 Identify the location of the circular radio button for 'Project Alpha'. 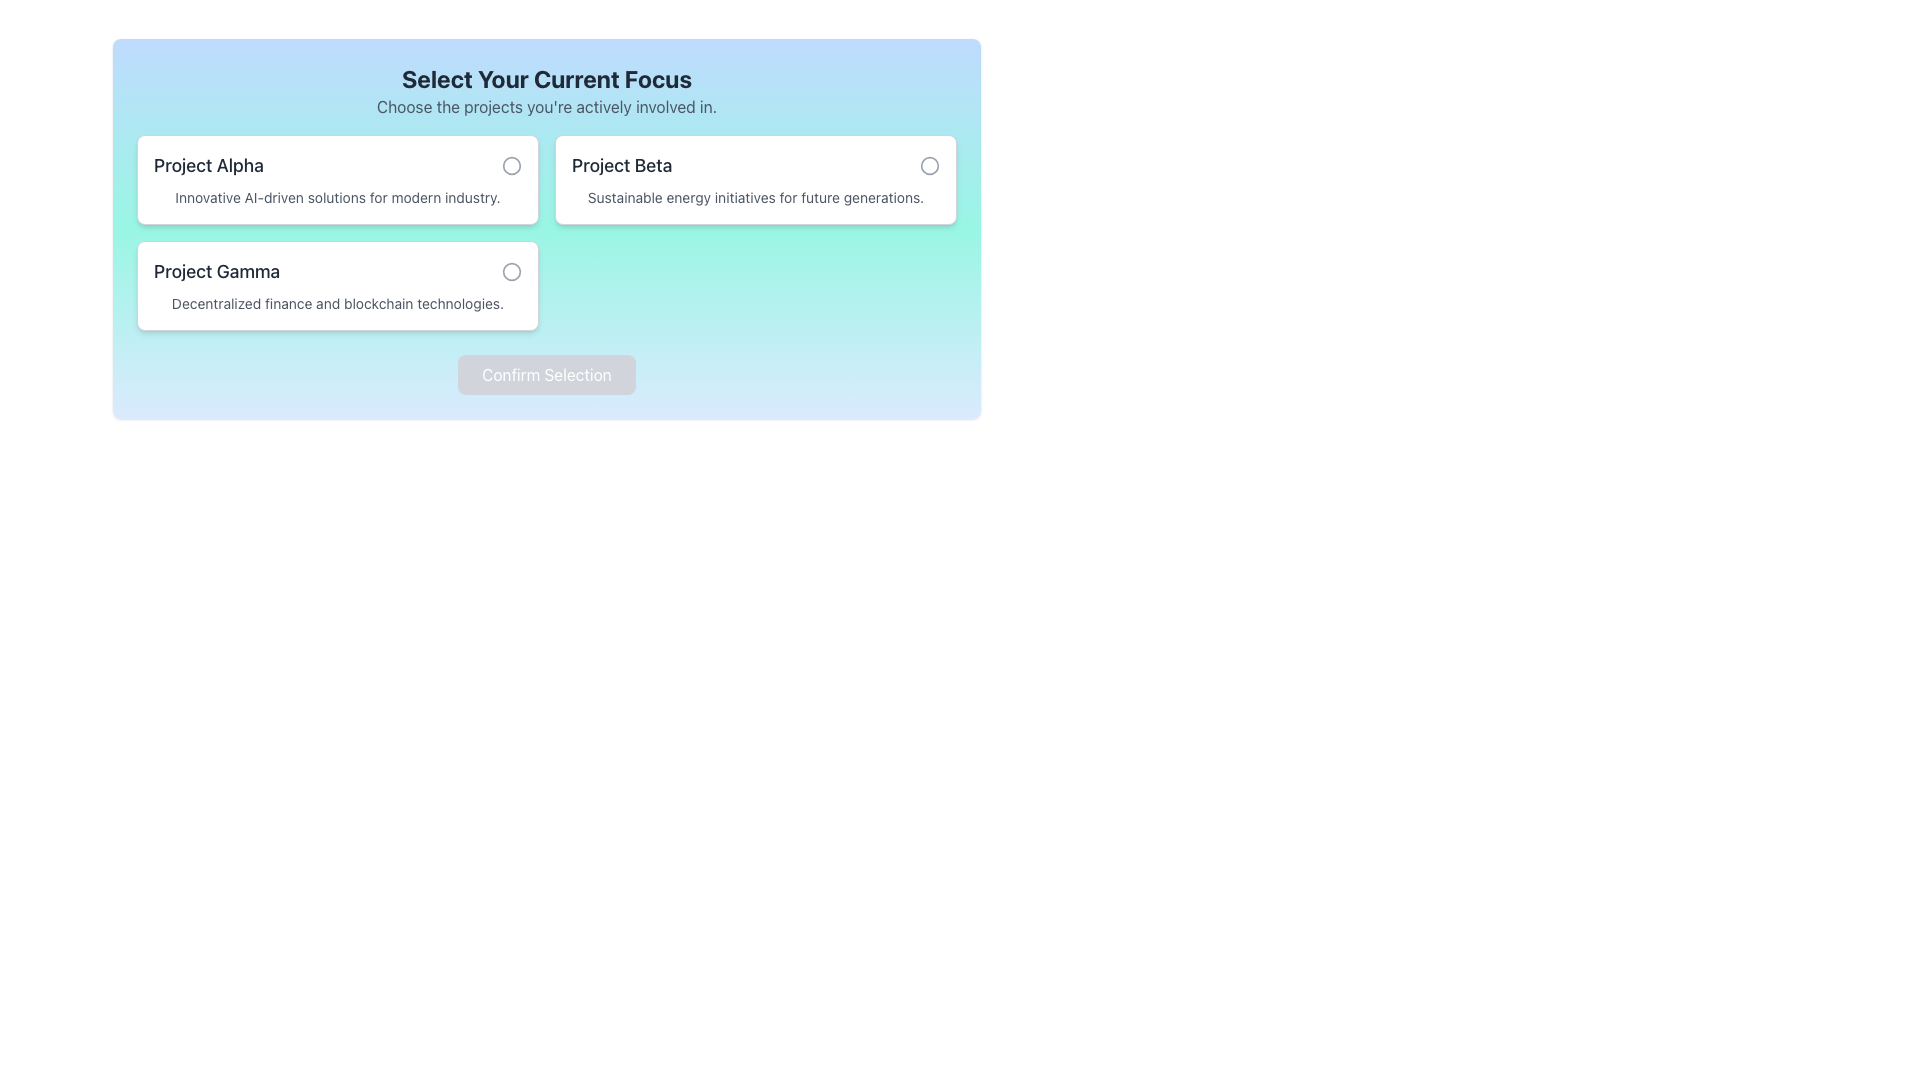
(512, 164).